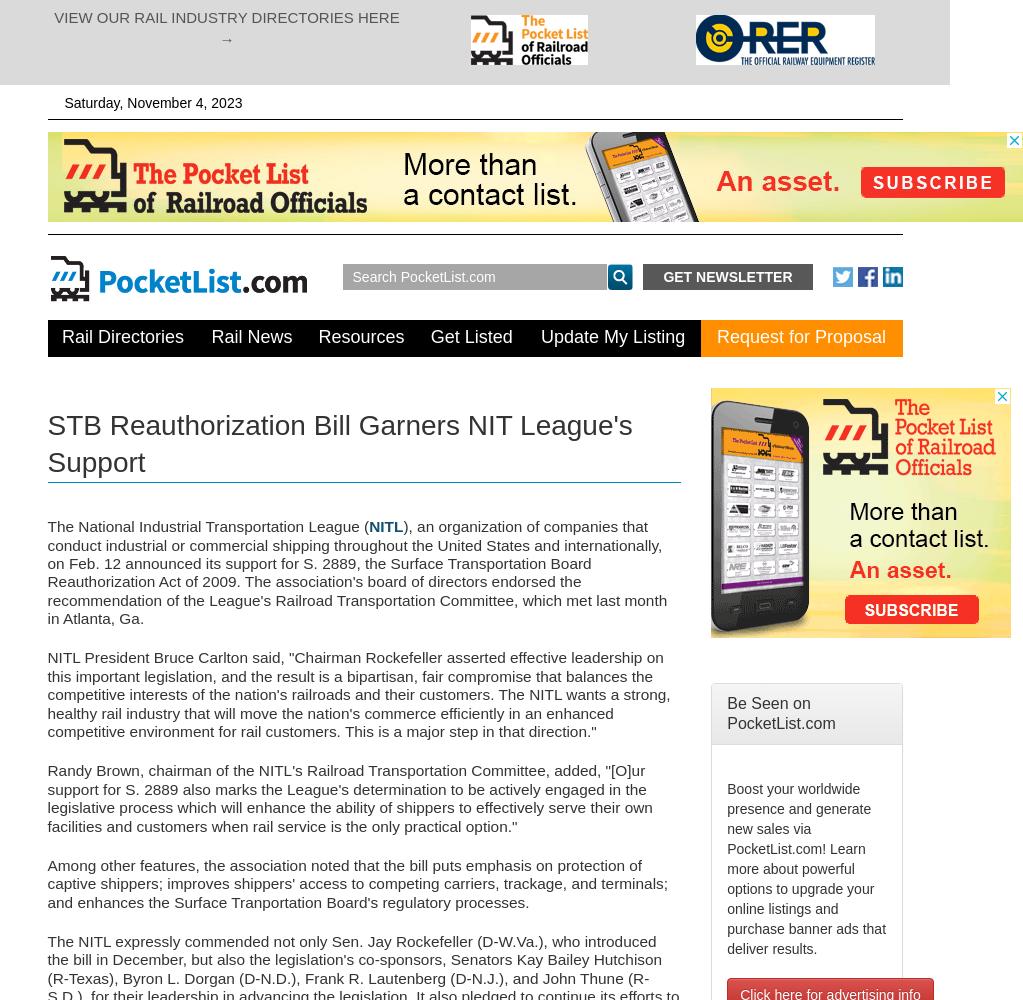 This screenshot has width=1023, height=1000. What do you see at coordinates (152, 102) in the screenshot?
I see `'Saturday, November 4, 2023'` at bounding box center [152, 102].